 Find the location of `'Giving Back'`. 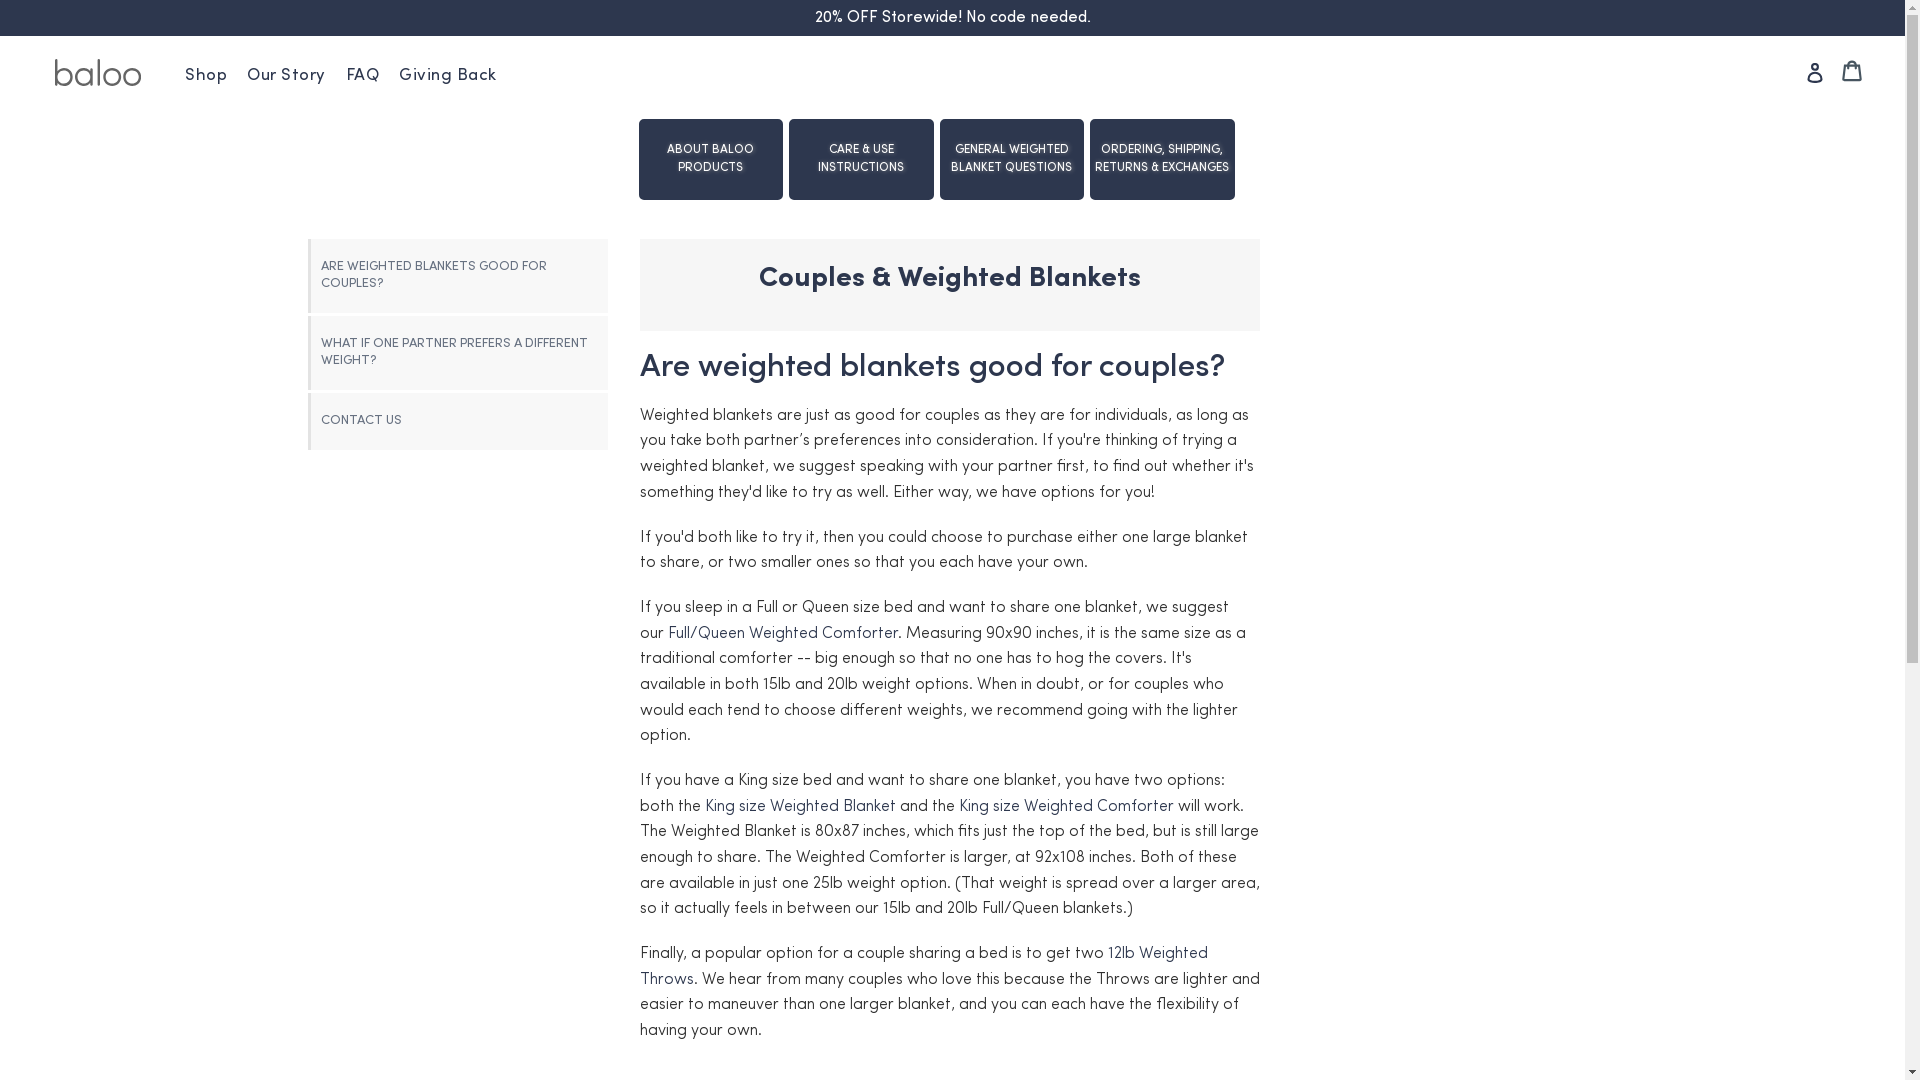

'Giving Back' is located at coordinates (446, 74).